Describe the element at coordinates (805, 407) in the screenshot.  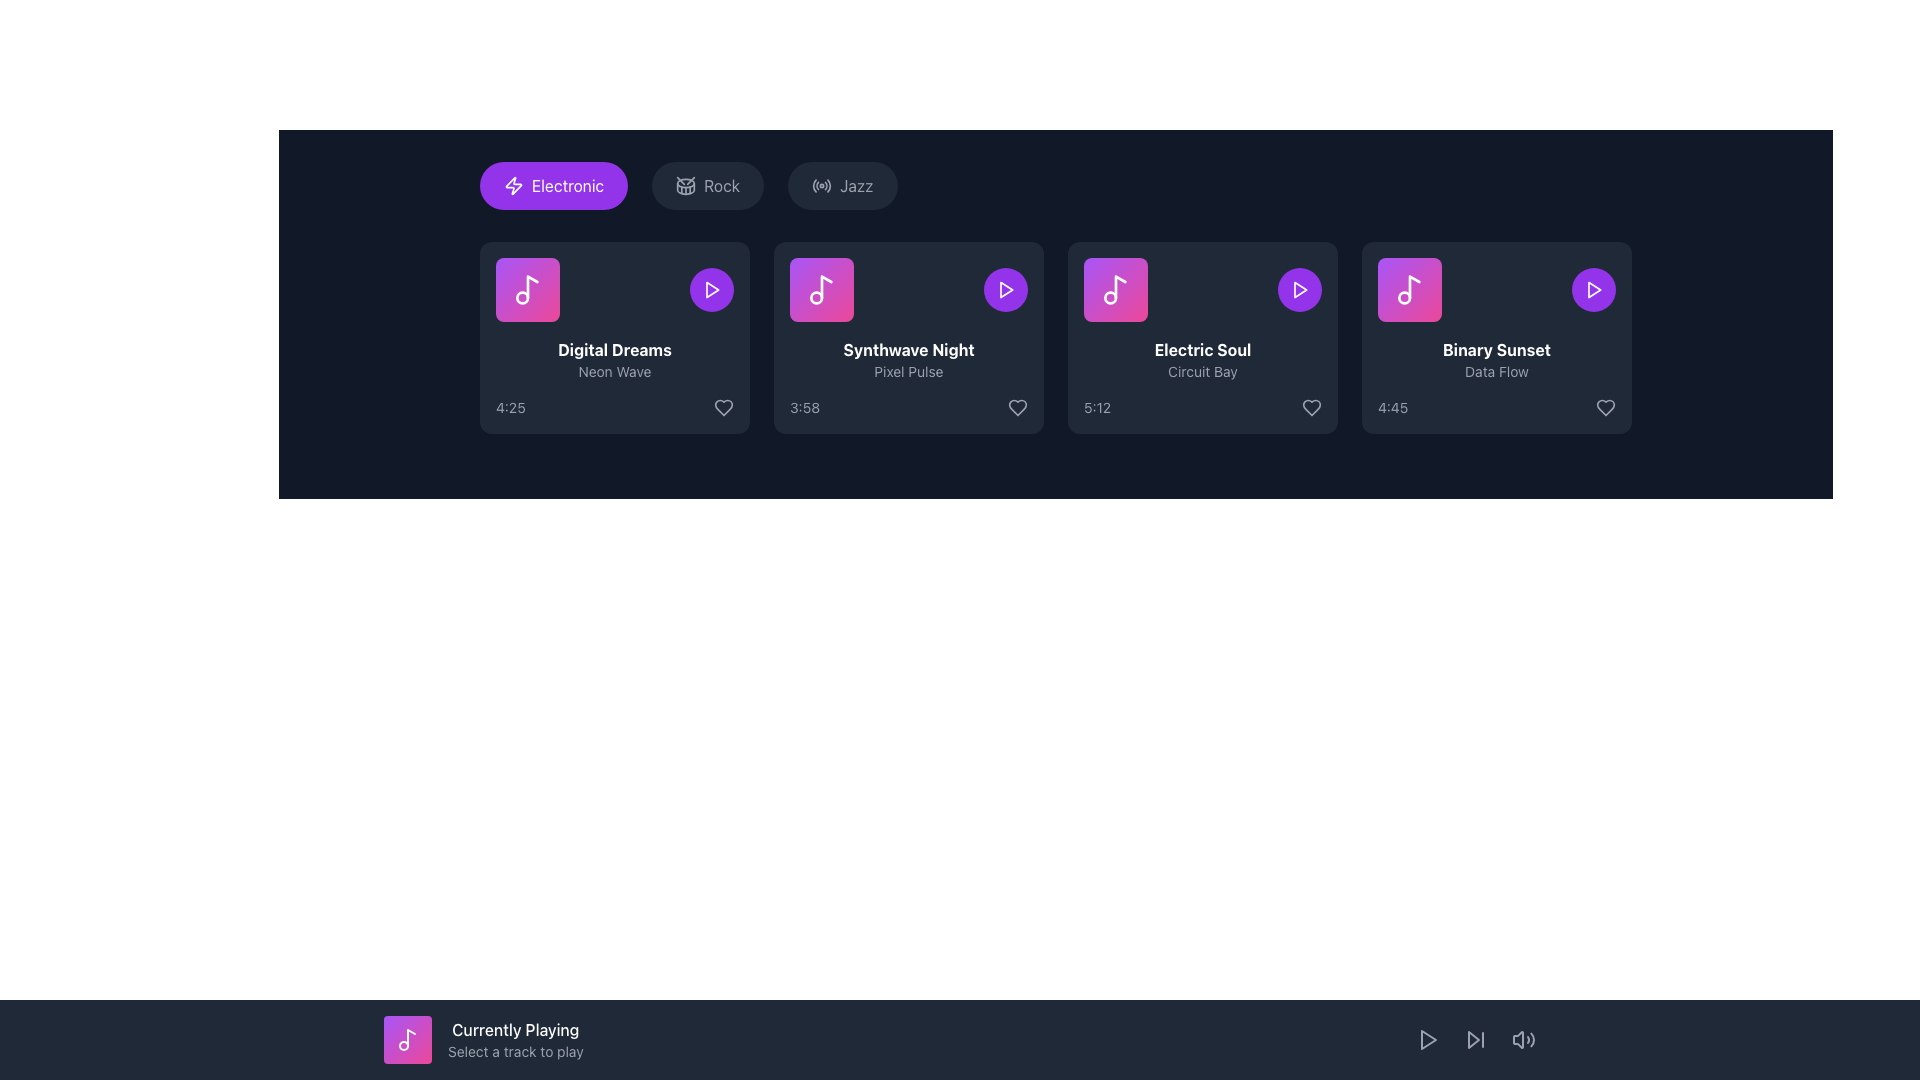
I see `the label displaying the song duration located in the bottom-left corner of the second music card from the left in the grid` at that location.